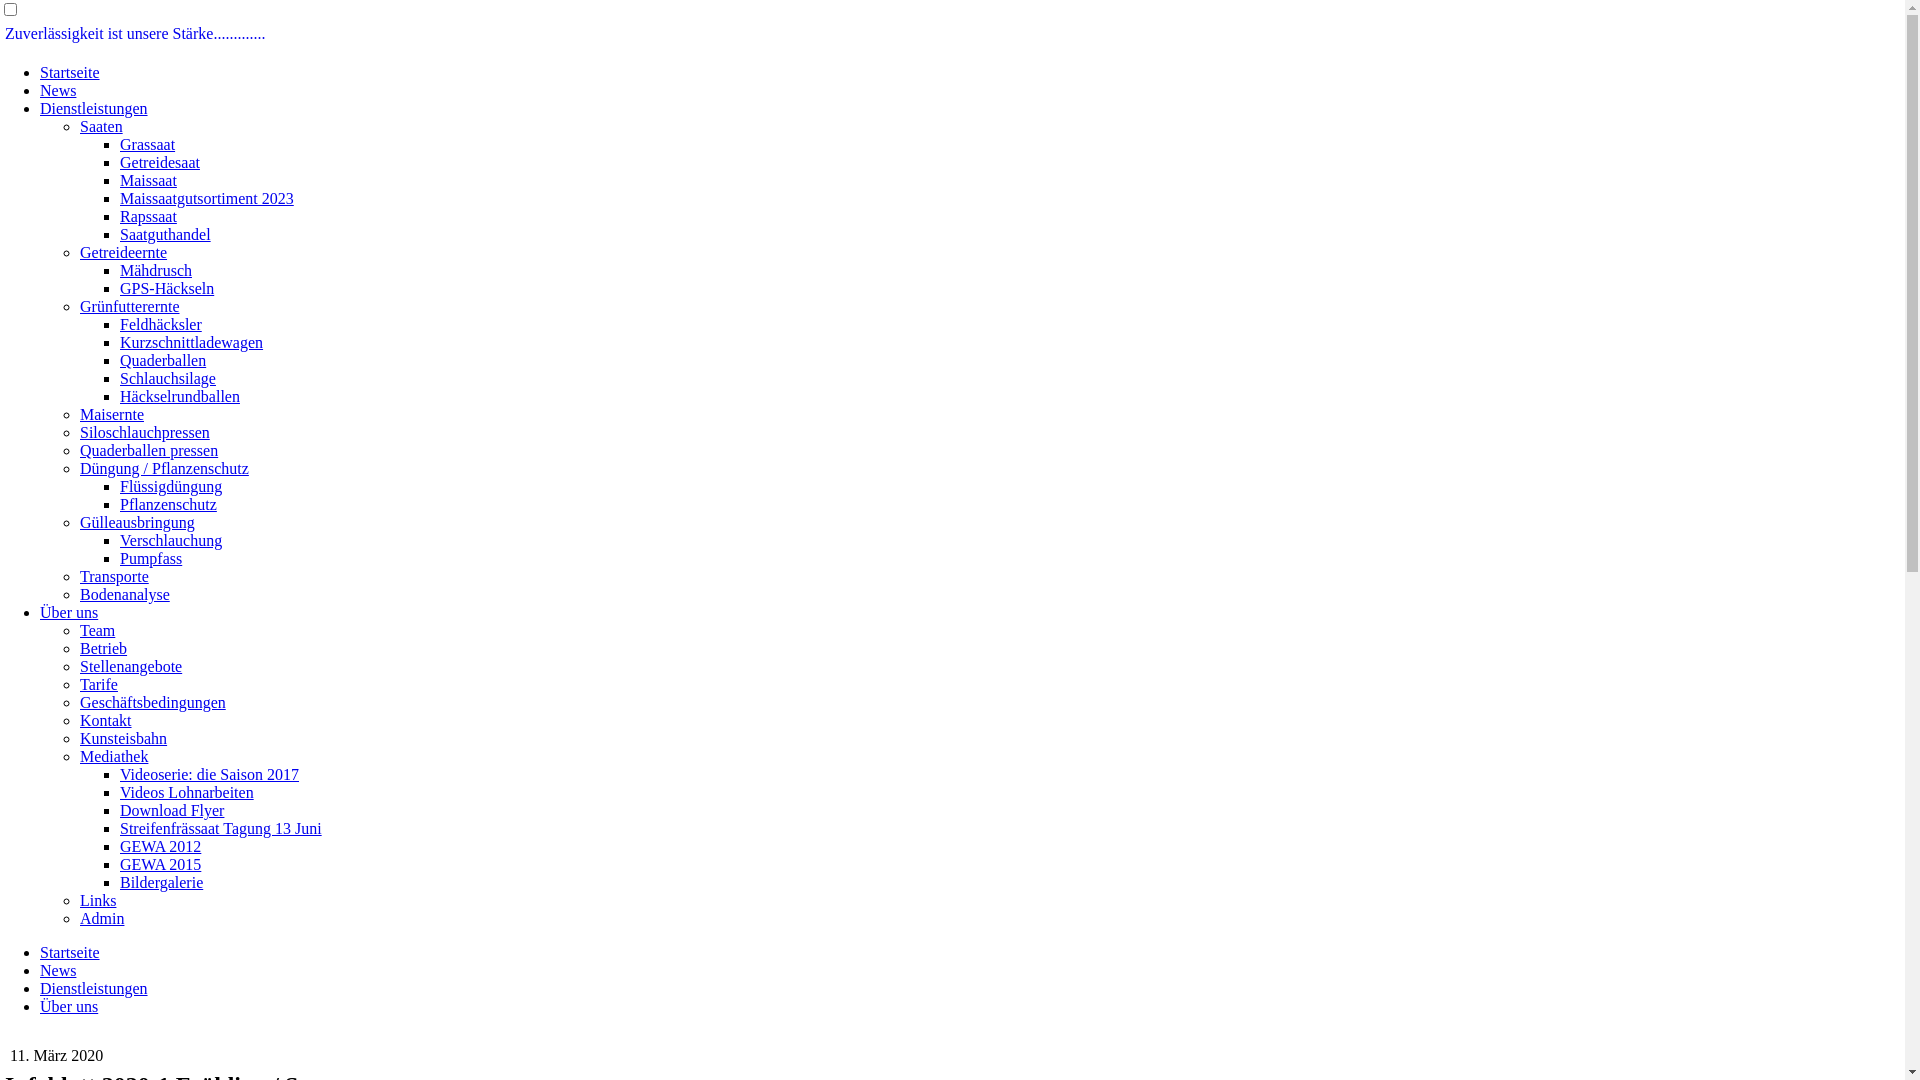  What do you see at coordinates (209, 773) in the screenshot?
I see `'Videoserie: die Saison 2017'` at bounding box center [209, 773].